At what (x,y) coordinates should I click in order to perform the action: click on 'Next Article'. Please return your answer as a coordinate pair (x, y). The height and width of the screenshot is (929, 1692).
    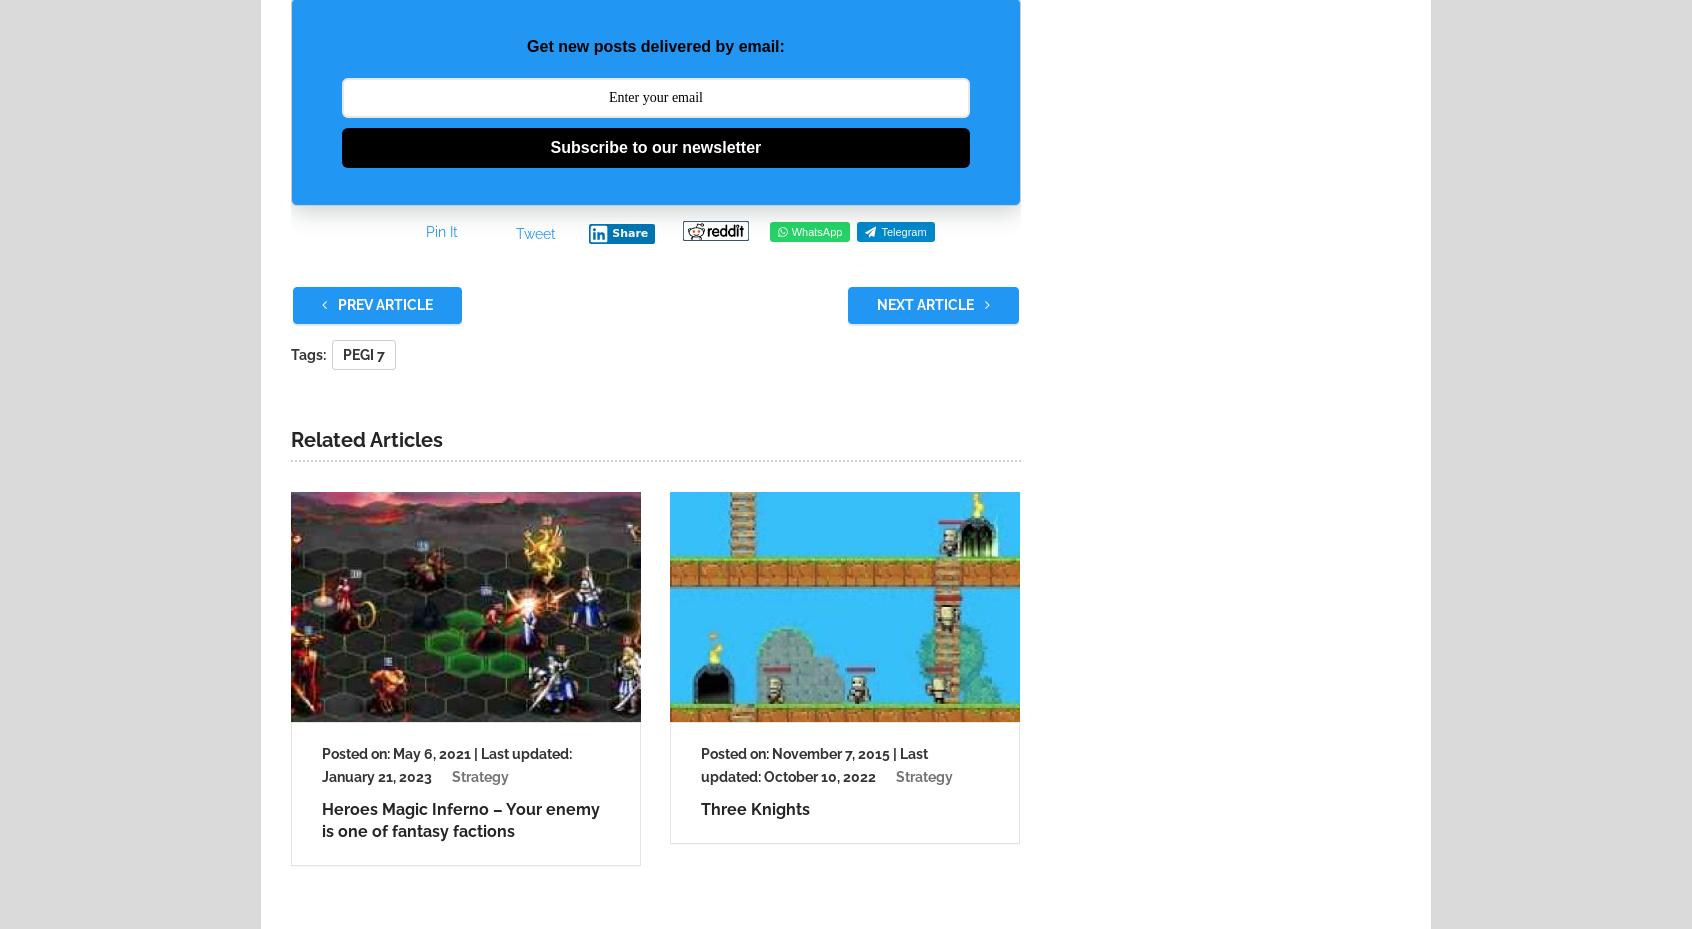
    Looking at the image, I should click on (874, 303).